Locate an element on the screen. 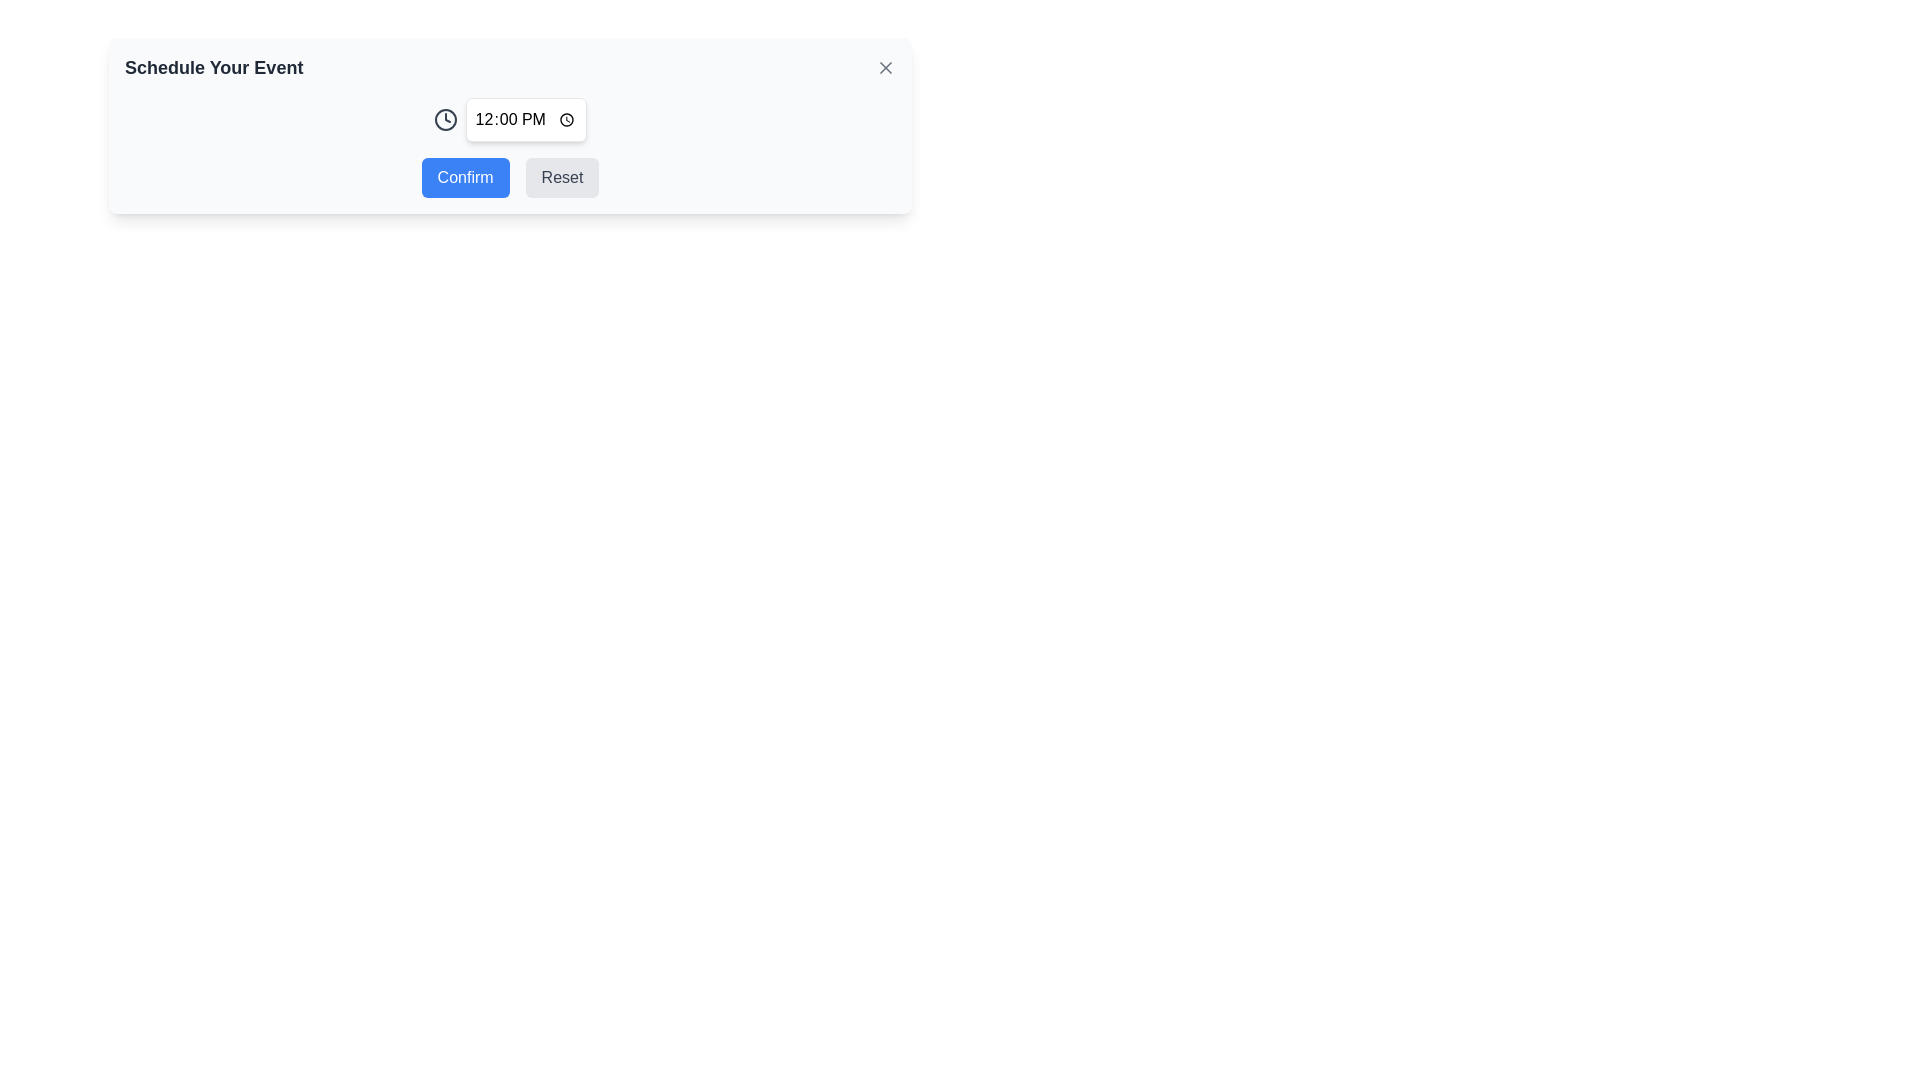  the close button located in the top-right corner of the 'Schedule Your Event' modal is located at coordinates (885, 67).